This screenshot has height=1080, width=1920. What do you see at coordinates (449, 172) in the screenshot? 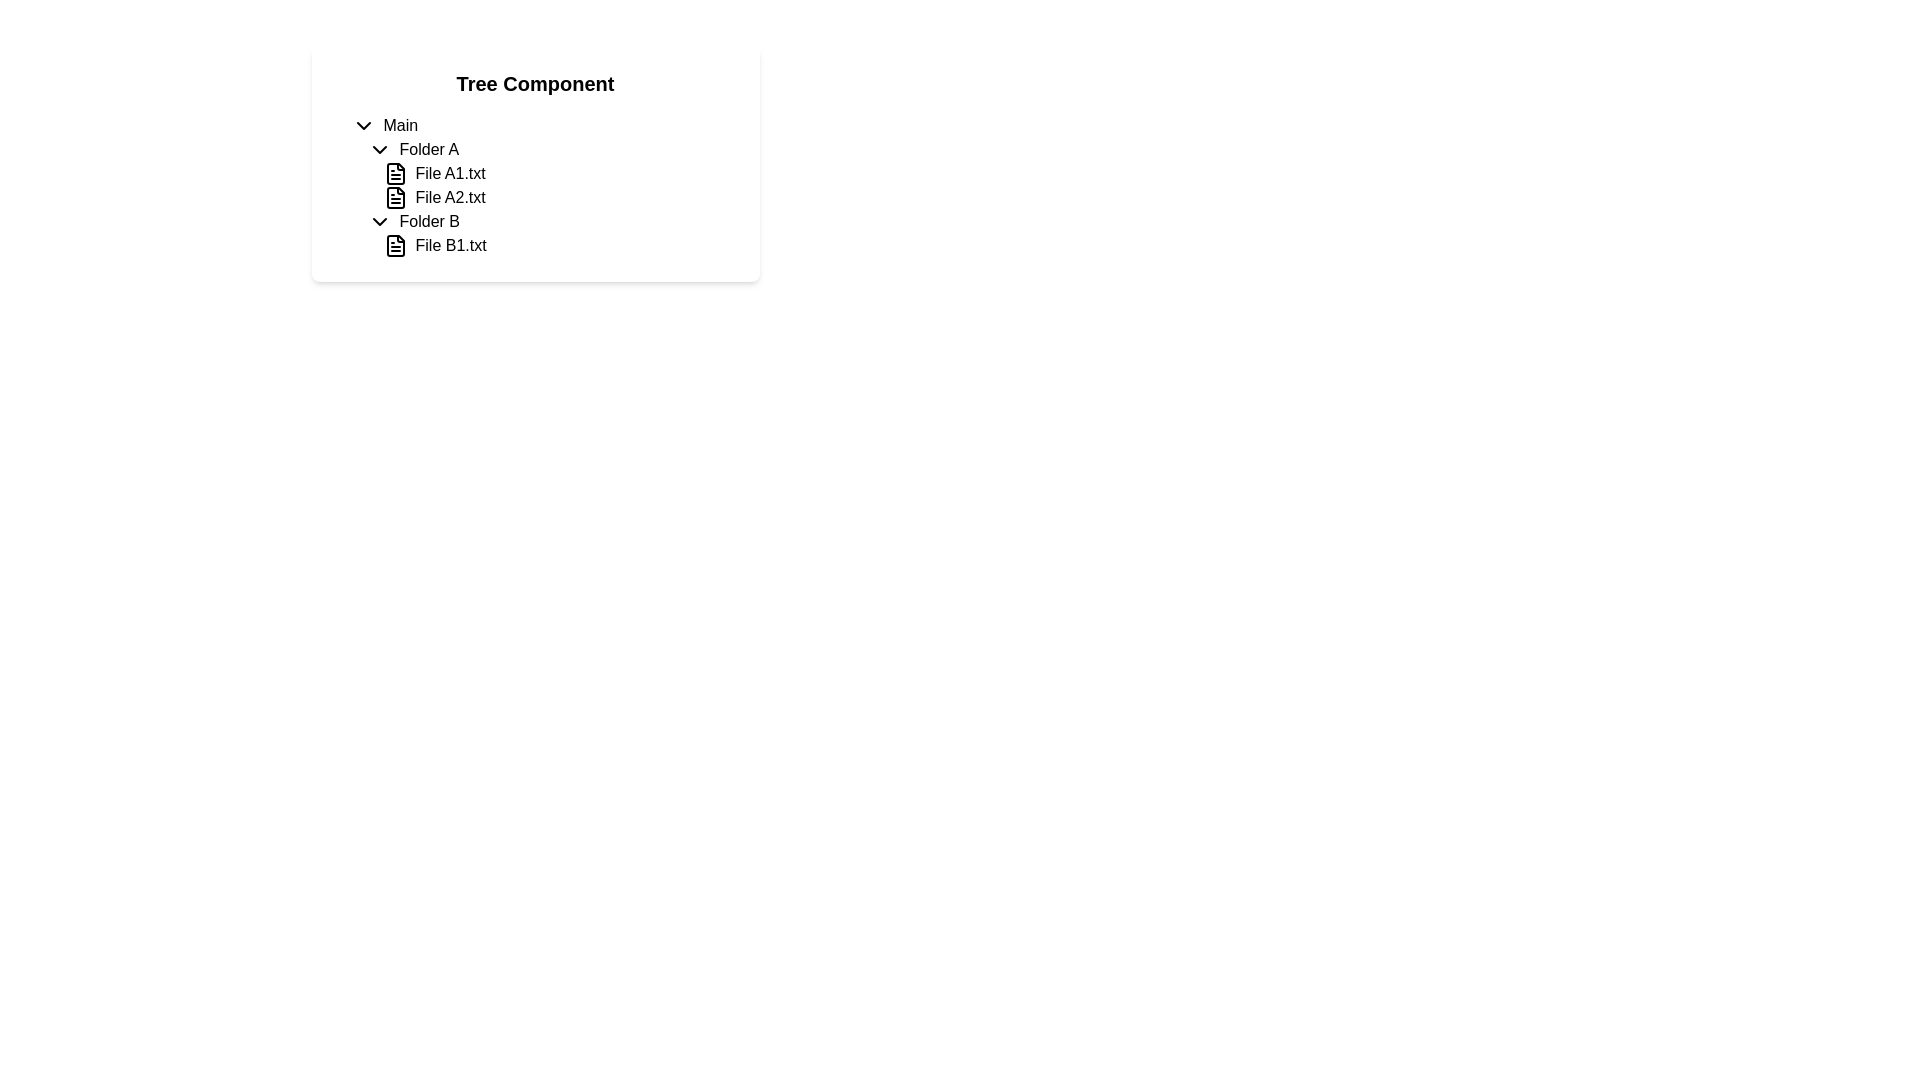
I see `the Text Label representing the name of a file, which is the first item under 'Folder A' in the tree component, located to the right of a file icon` at bounding box center [449, 172].